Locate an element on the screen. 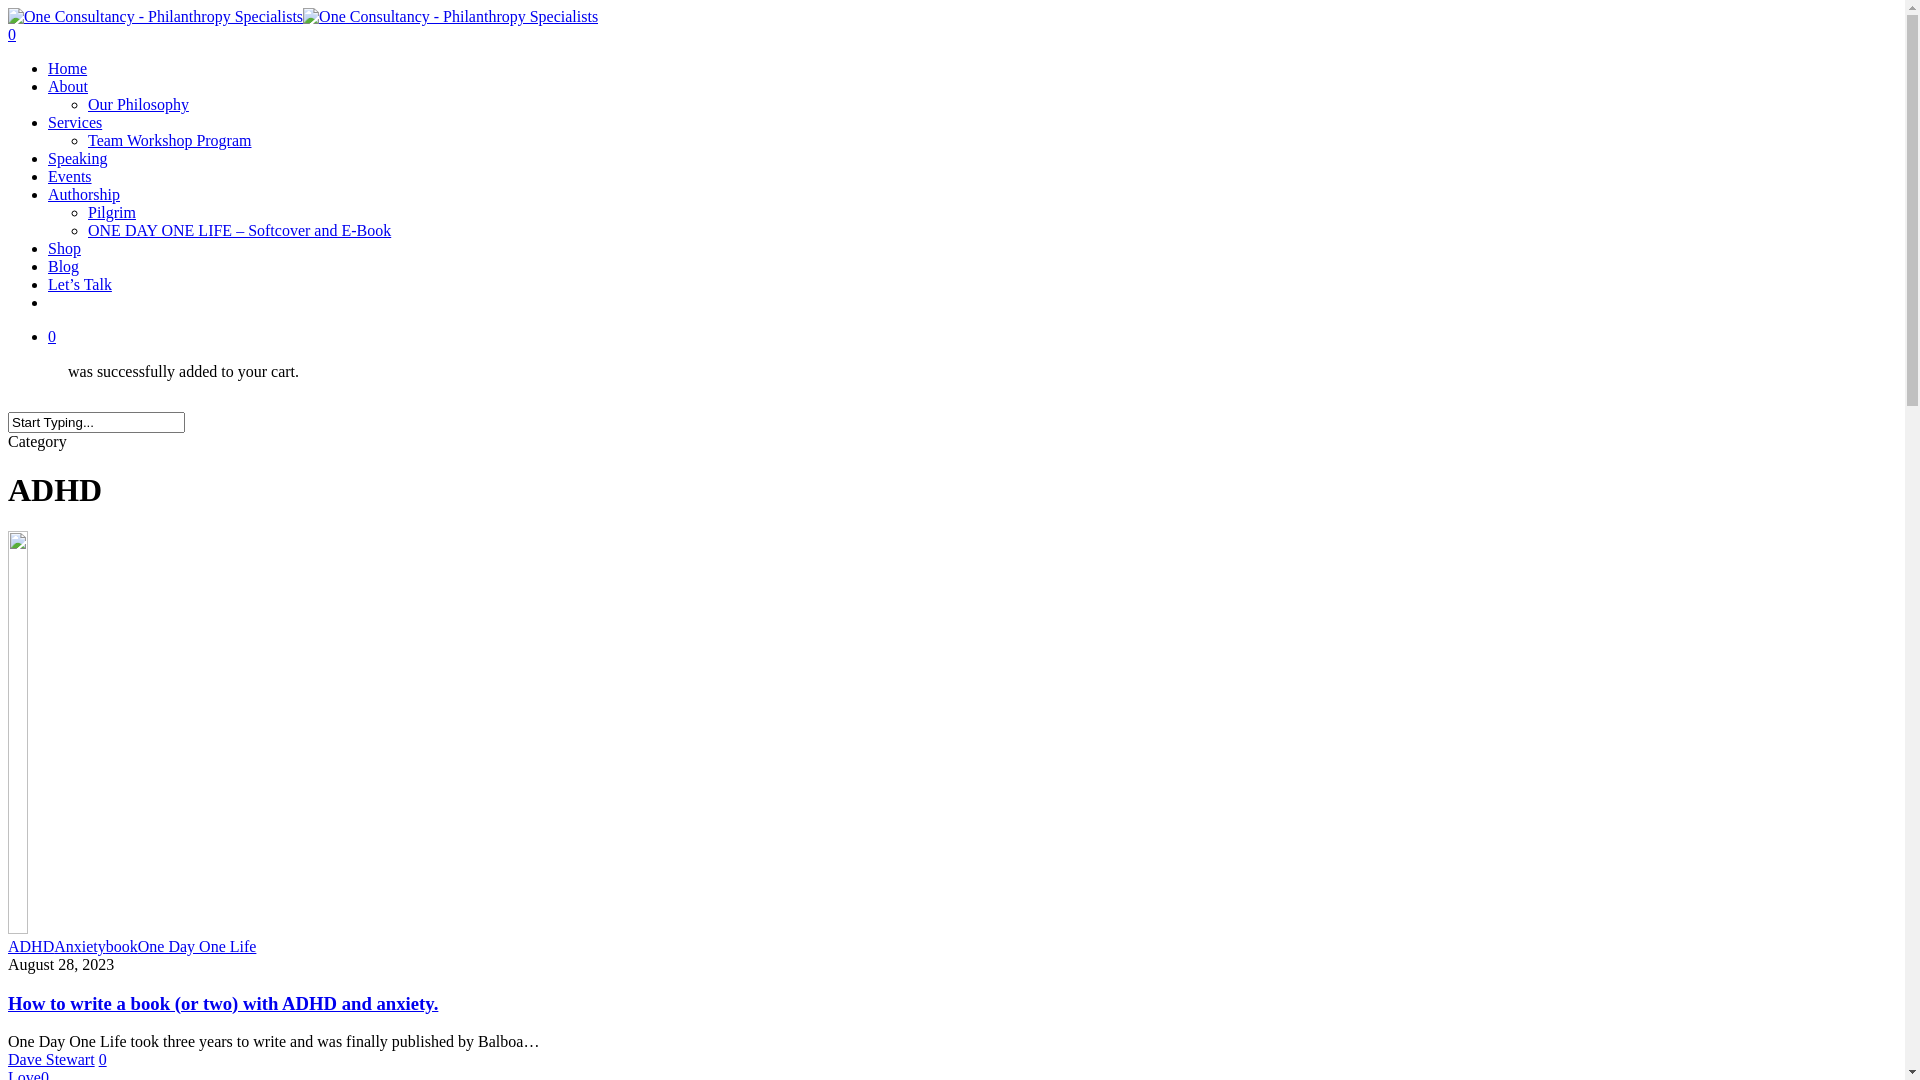 The image size is (1920, 1080). 'Shop' is located at coordinates (48, 247).